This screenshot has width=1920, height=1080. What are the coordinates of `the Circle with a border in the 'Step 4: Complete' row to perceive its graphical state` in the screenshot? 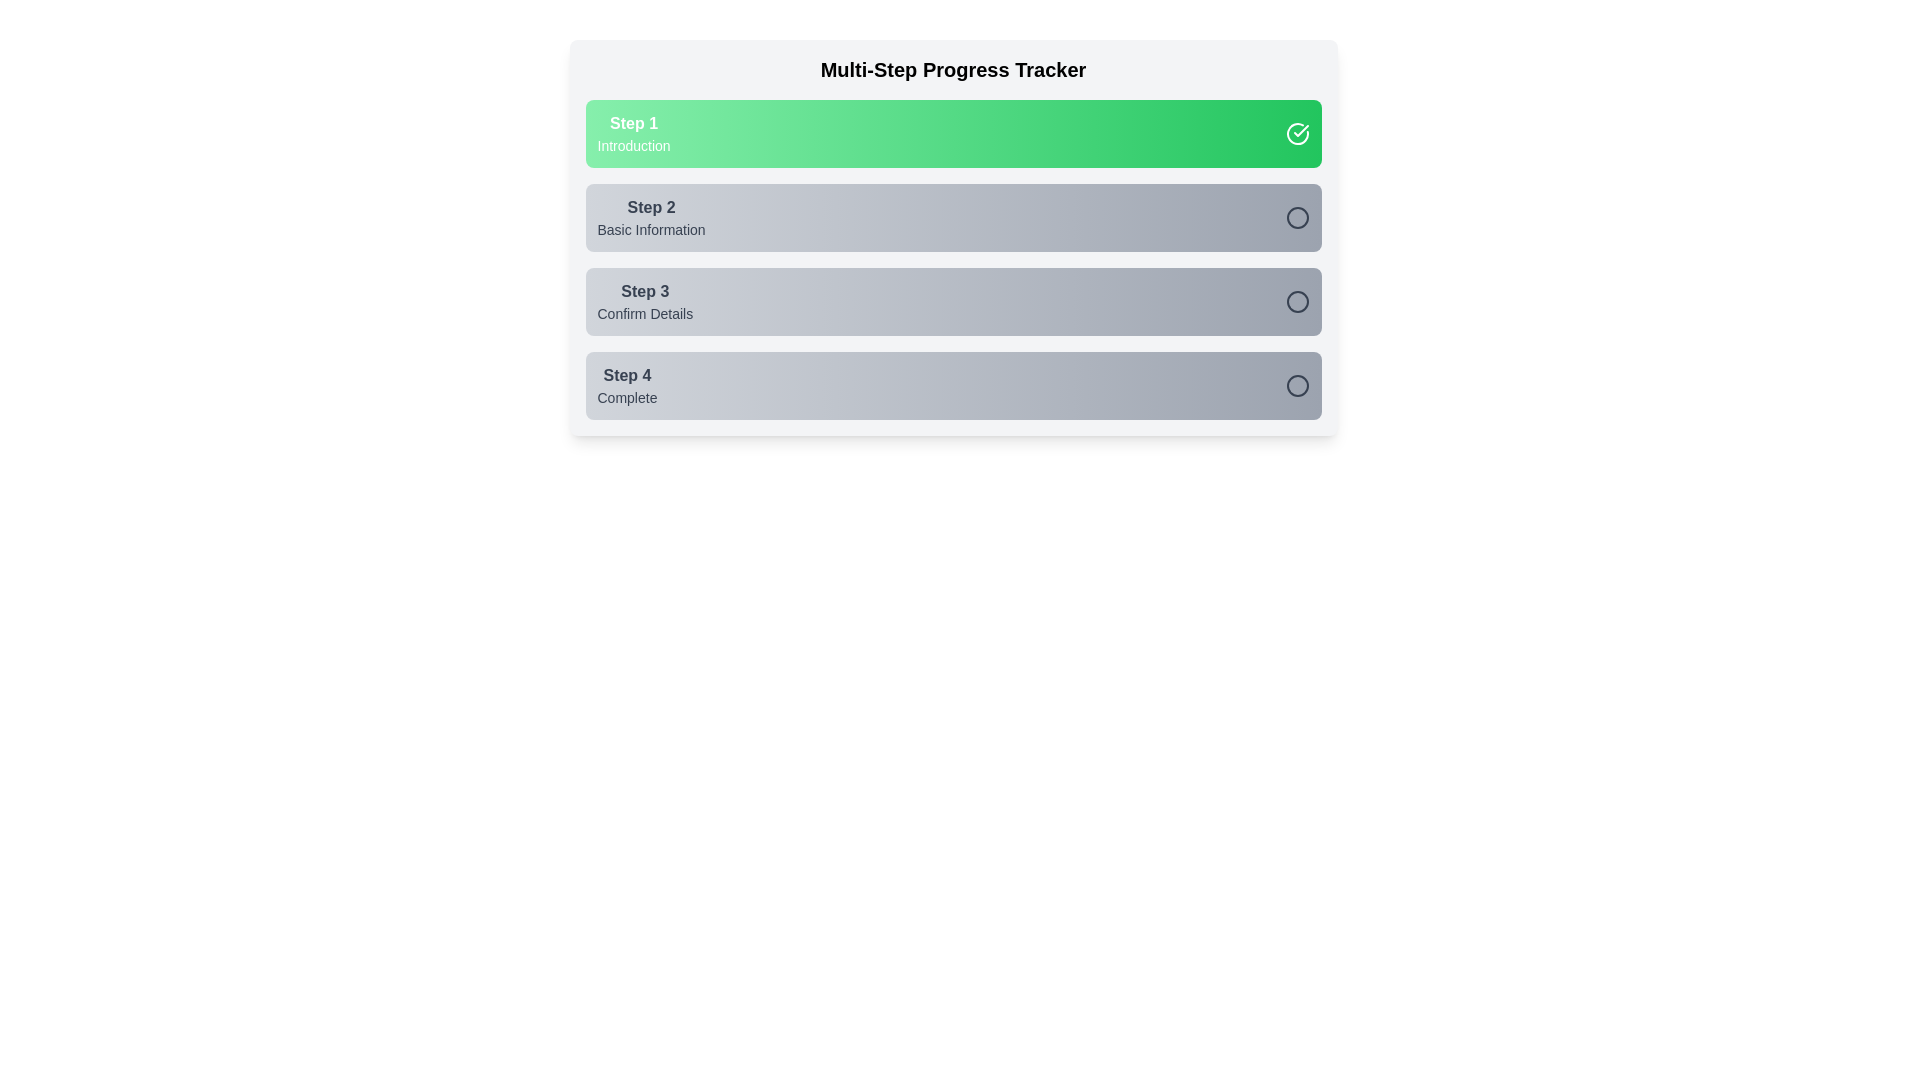 It's located at (1297, 385).